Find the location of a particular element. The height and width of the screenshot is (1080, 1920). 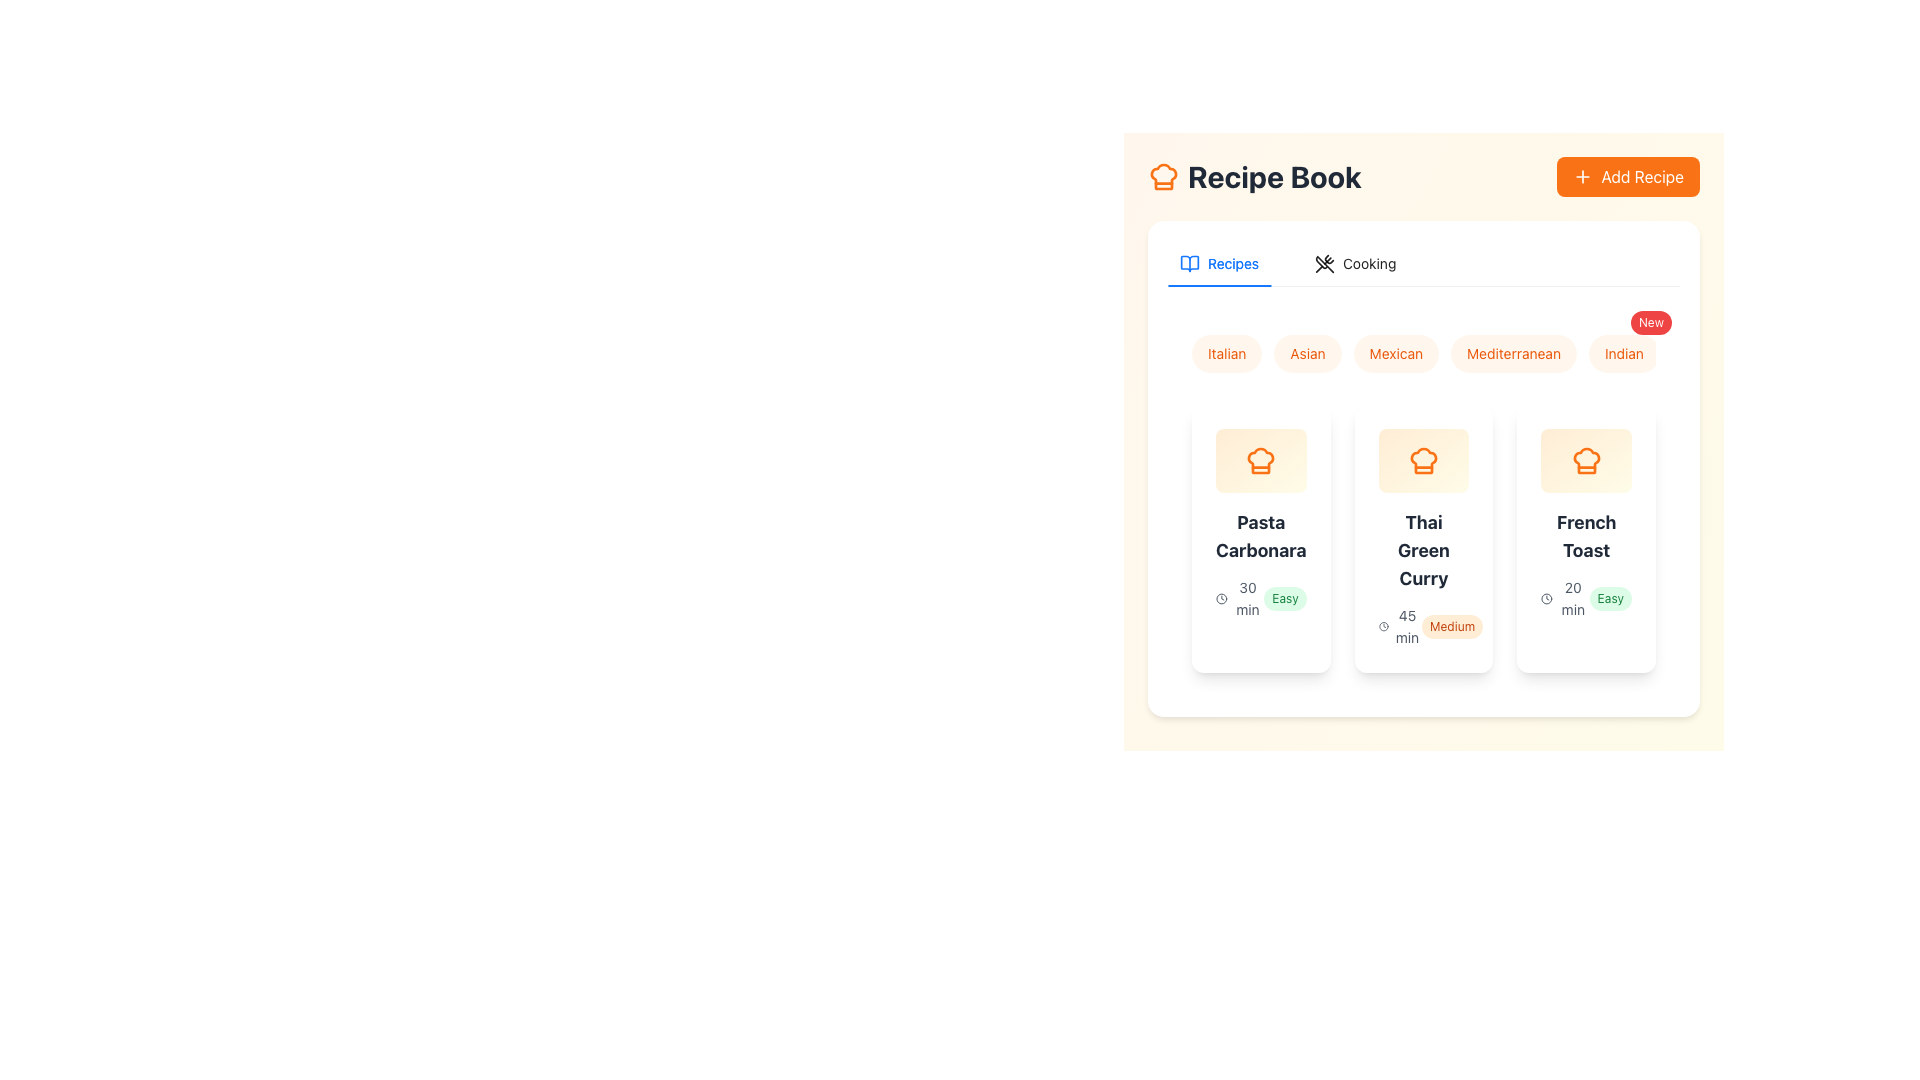

the header text element indicating the purpose or context of the displayed content related to recipes and cooking, located near the top-left corner of the interface adjacent to the chef hat icon is located at coordinates (1253, 176).